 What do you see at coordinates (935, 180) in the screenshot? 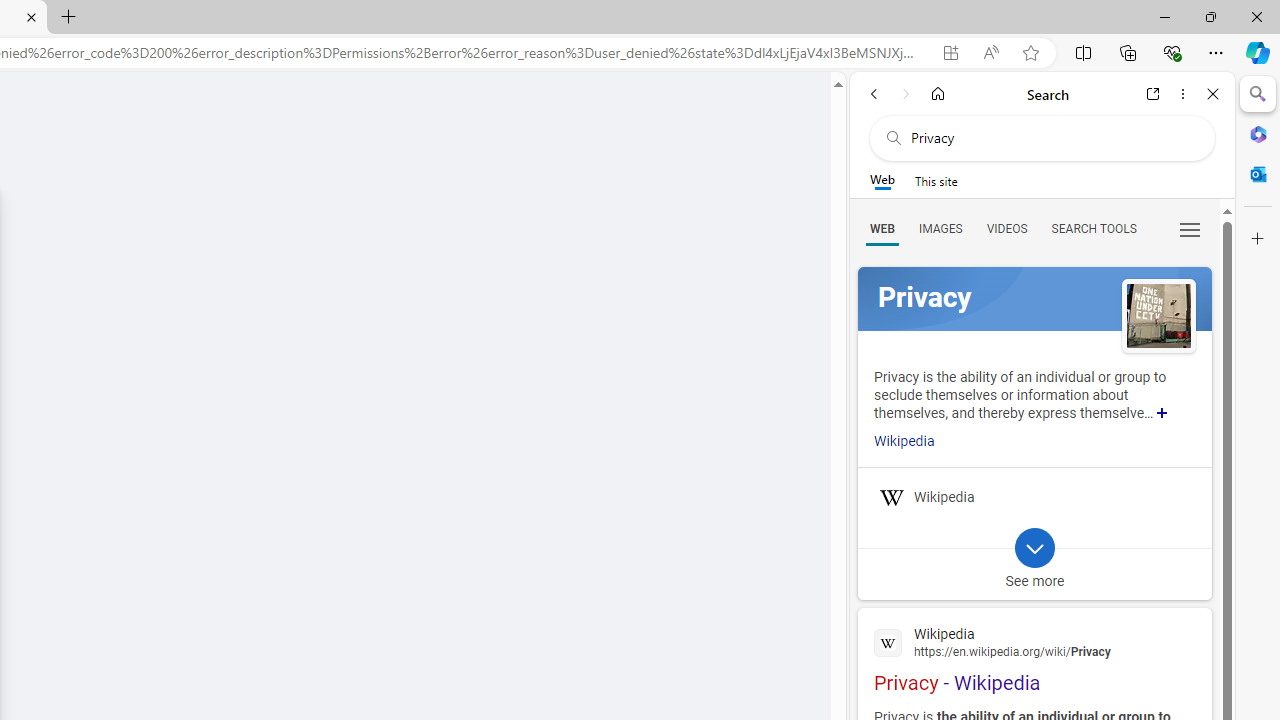
I see `'This site scope'` at bounding box center [935, 180].